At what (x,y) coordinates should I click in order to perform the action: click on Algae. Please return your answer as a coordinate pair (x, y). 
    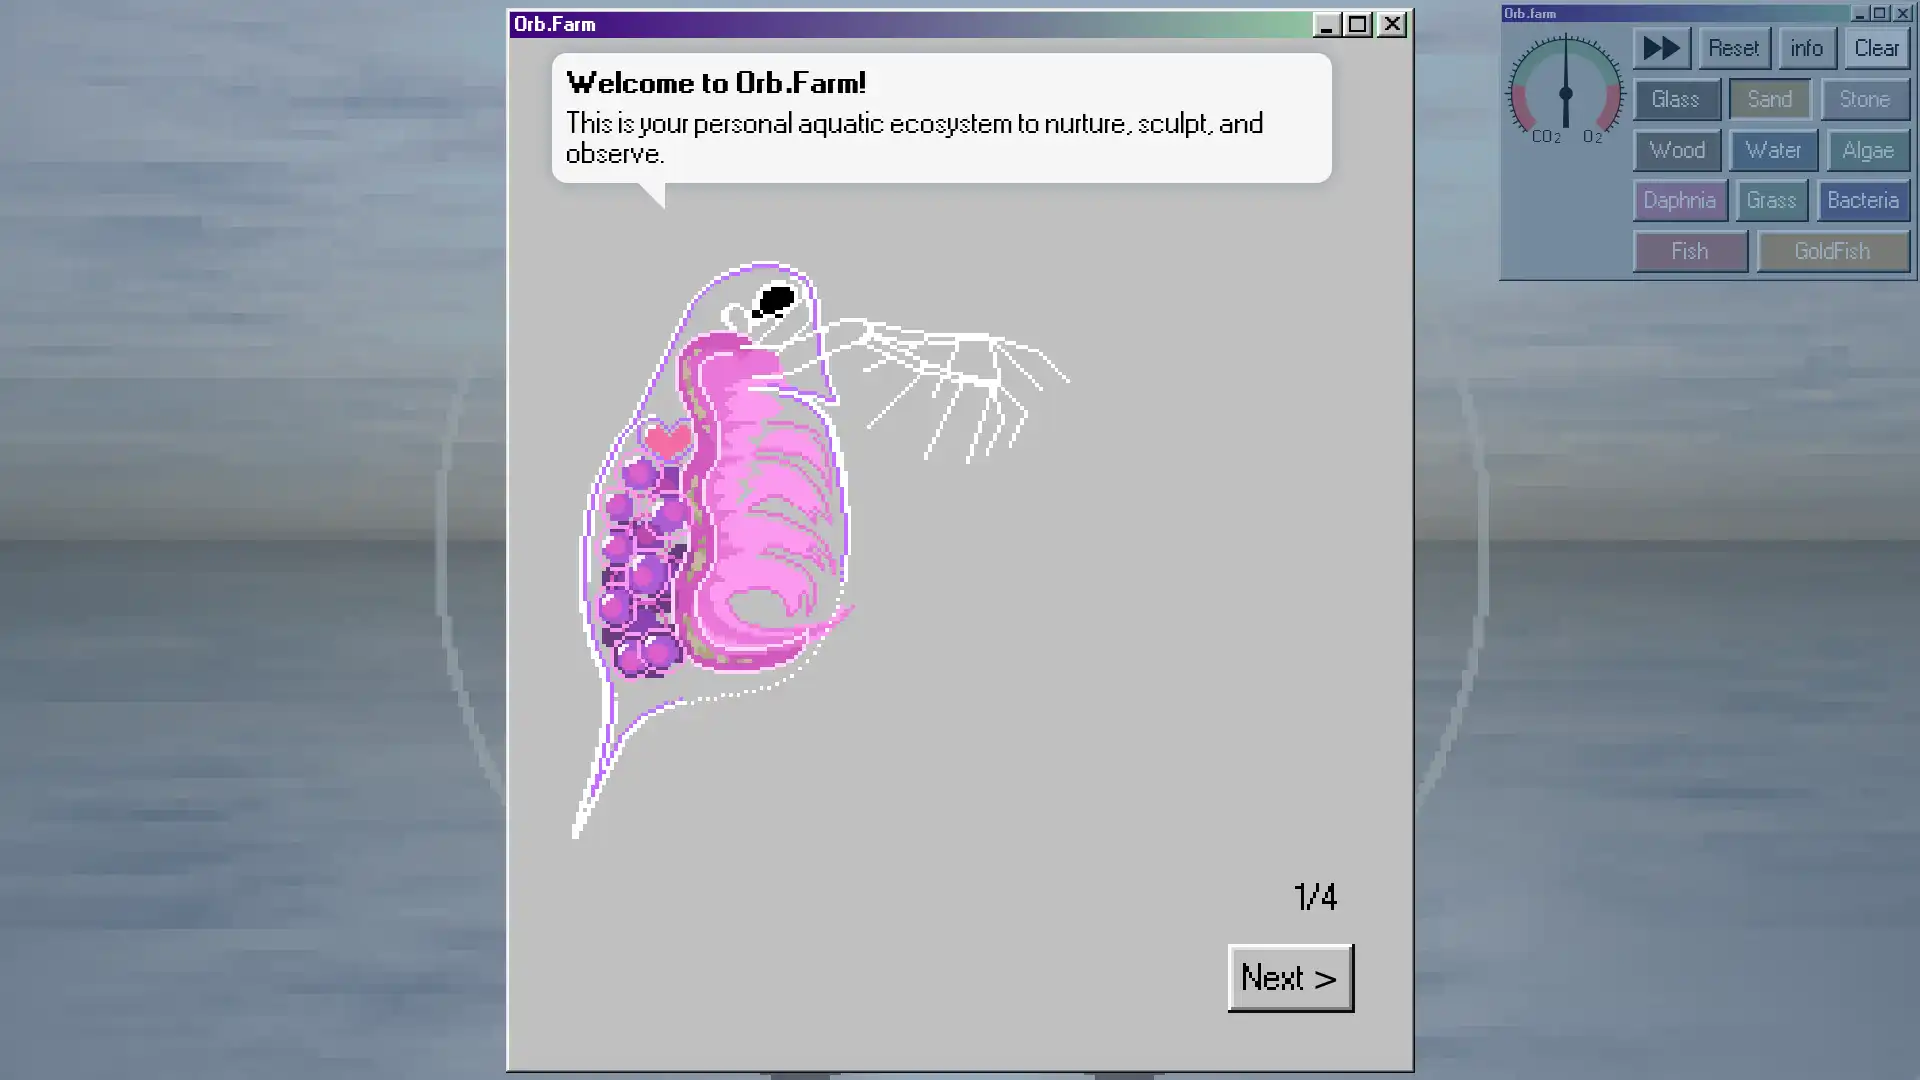
    Looking at the image, I should click on (996, 78).